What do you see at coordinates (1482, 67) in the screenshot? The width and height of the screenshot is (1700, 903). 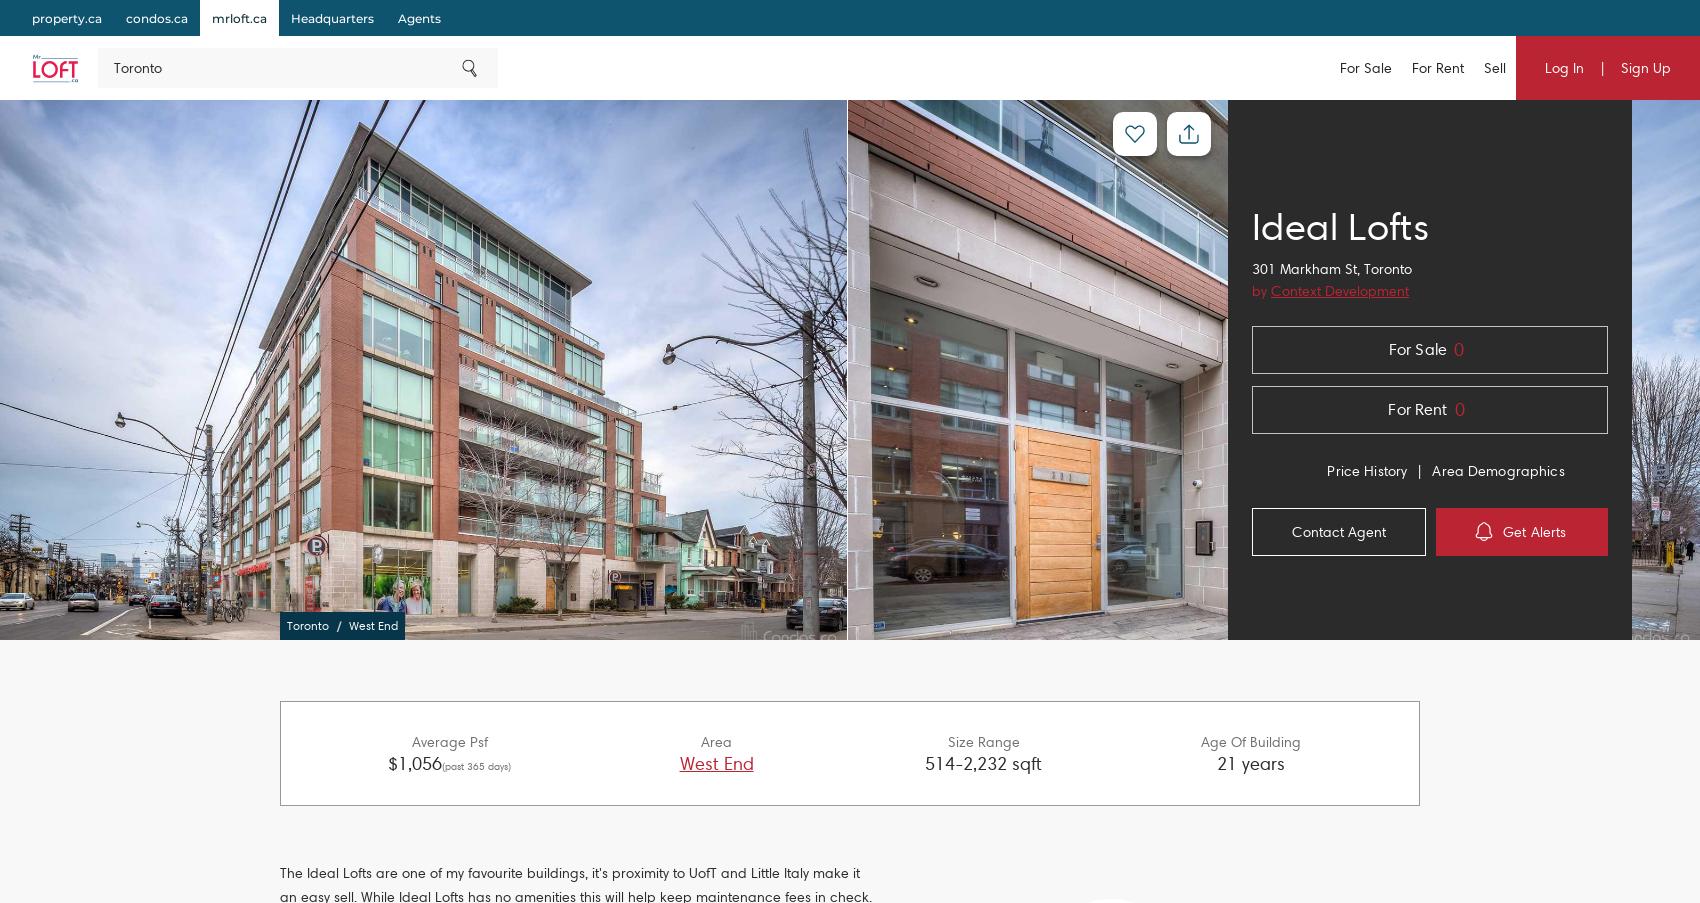 I see `'Sell'` at bounding box center [1482, 67].